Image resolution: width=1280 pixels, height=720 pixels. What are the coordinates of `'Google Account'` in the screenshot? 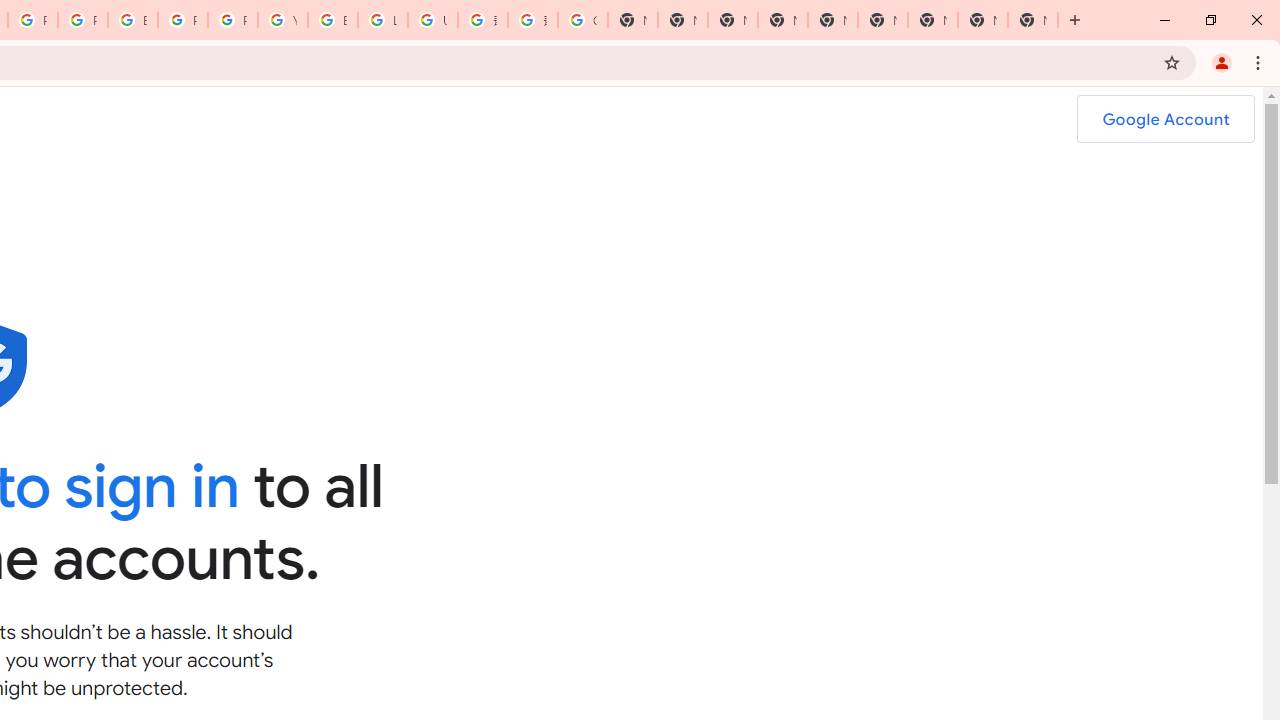 It's located at (1165, 119).